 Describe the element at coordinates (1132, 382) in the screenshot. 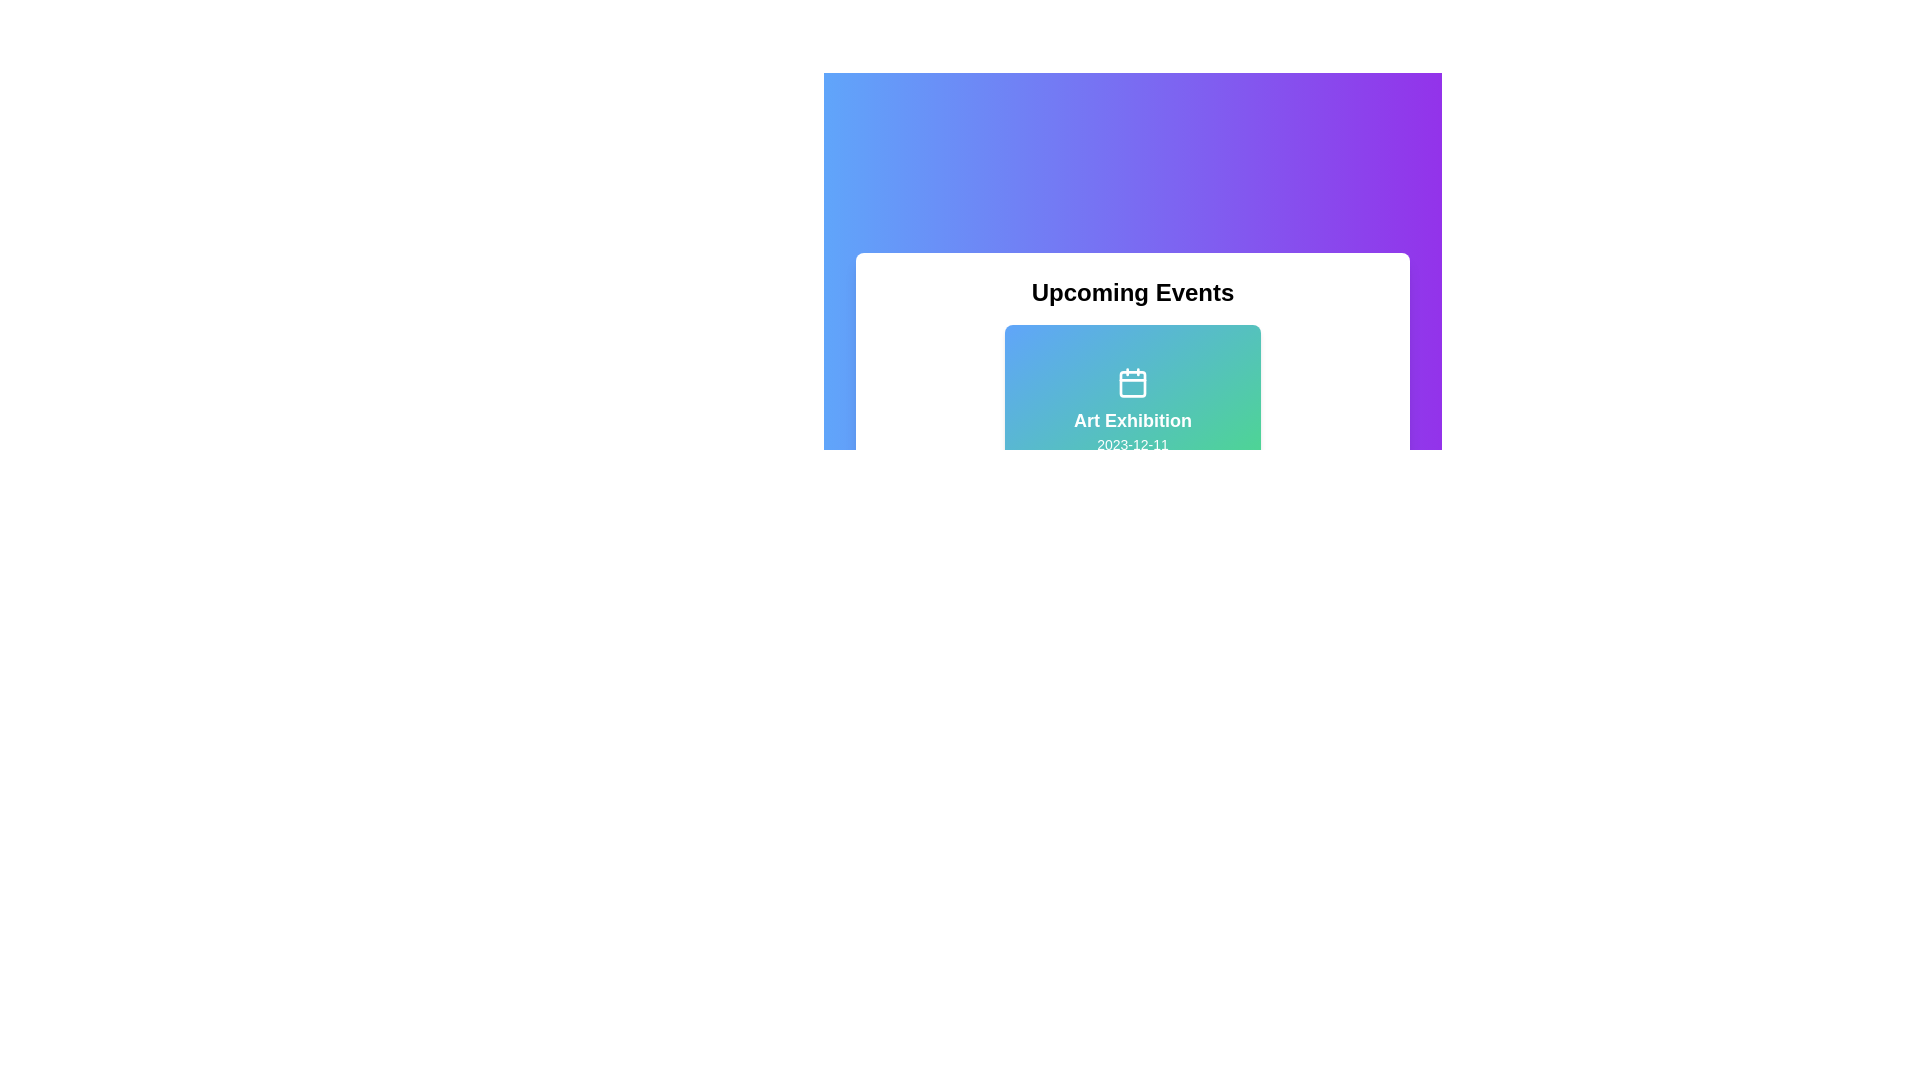

I see `the calendar icon that represents the event date '2023-12-11', positioned above the text 'Art Exhibition'` at that location.